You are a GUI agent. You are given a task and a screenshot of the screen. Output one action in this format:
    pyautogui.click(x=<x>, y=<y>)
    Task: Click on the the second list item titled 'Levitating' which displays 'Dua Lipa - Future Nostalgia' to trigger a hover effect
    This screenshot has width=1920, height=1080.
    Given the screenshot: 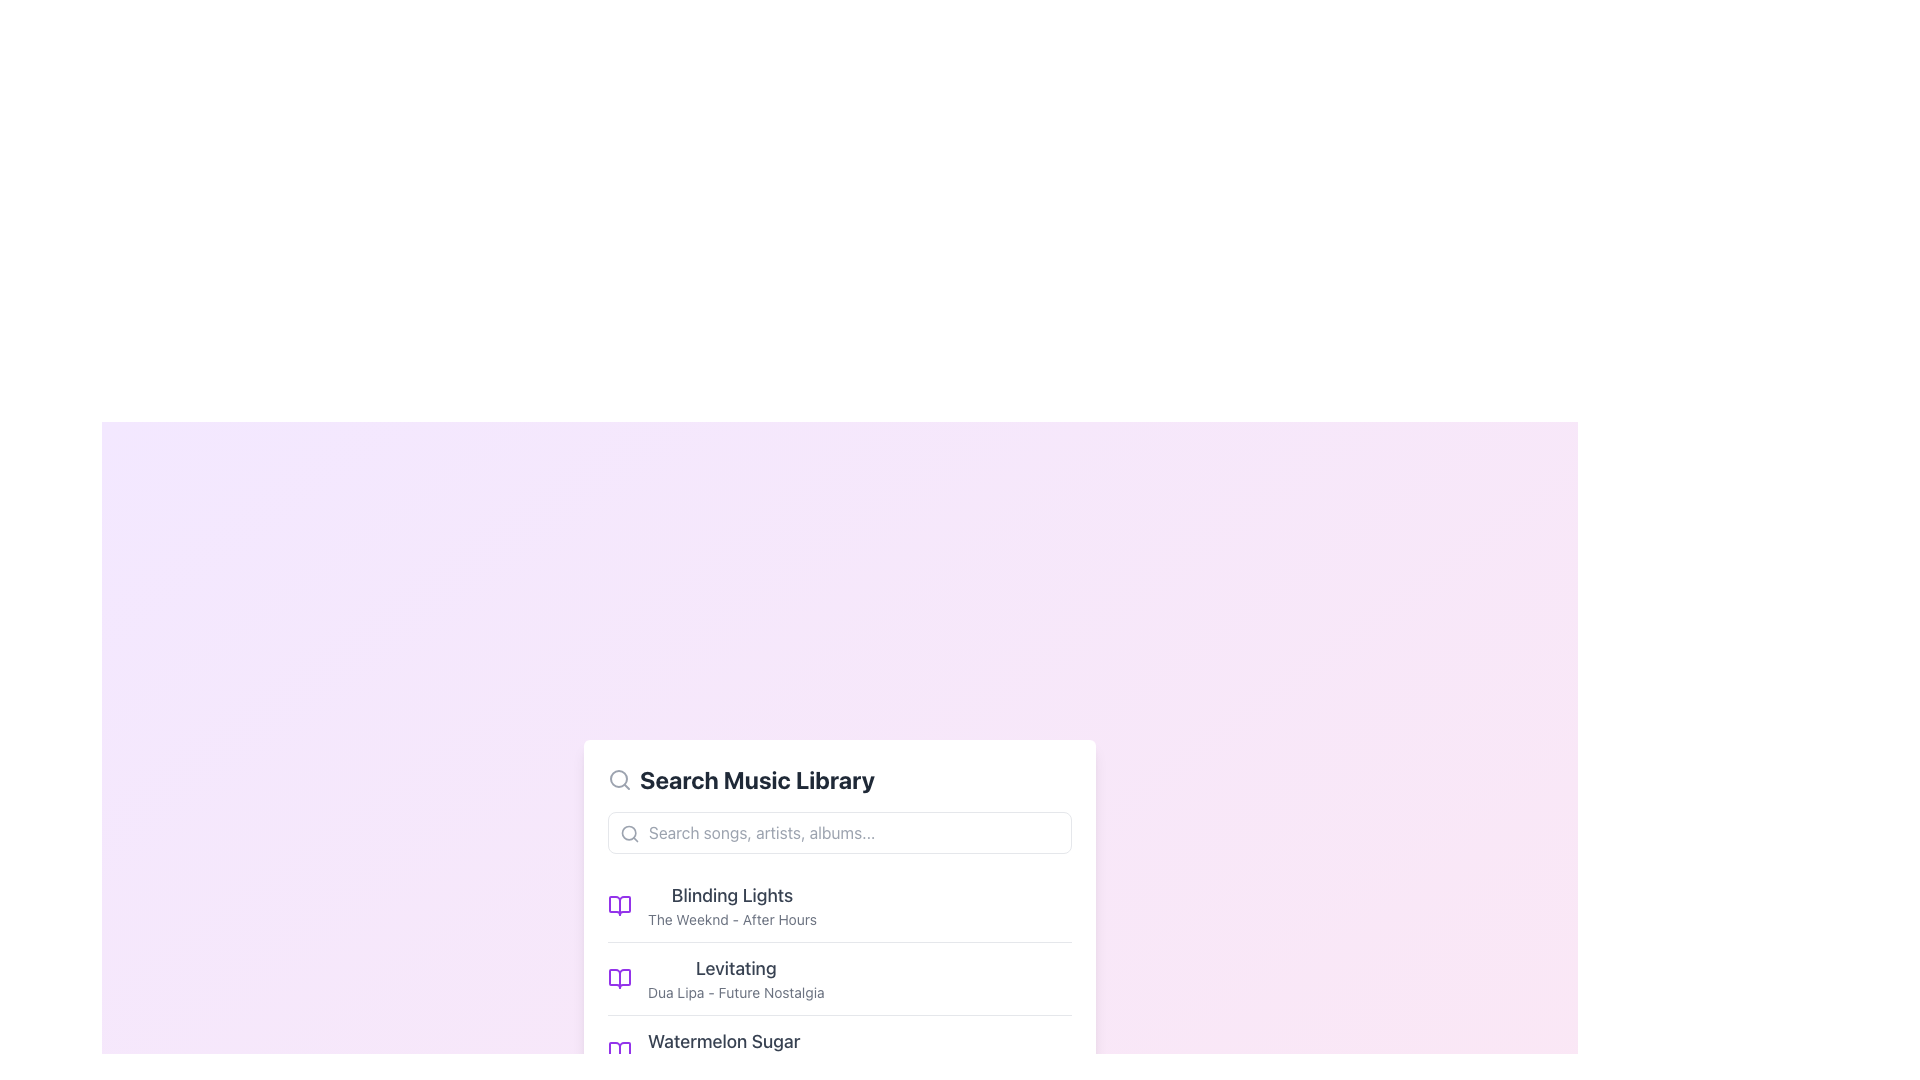 What is the action you would take?
    pyautogui.click(x=840, y=977)
    